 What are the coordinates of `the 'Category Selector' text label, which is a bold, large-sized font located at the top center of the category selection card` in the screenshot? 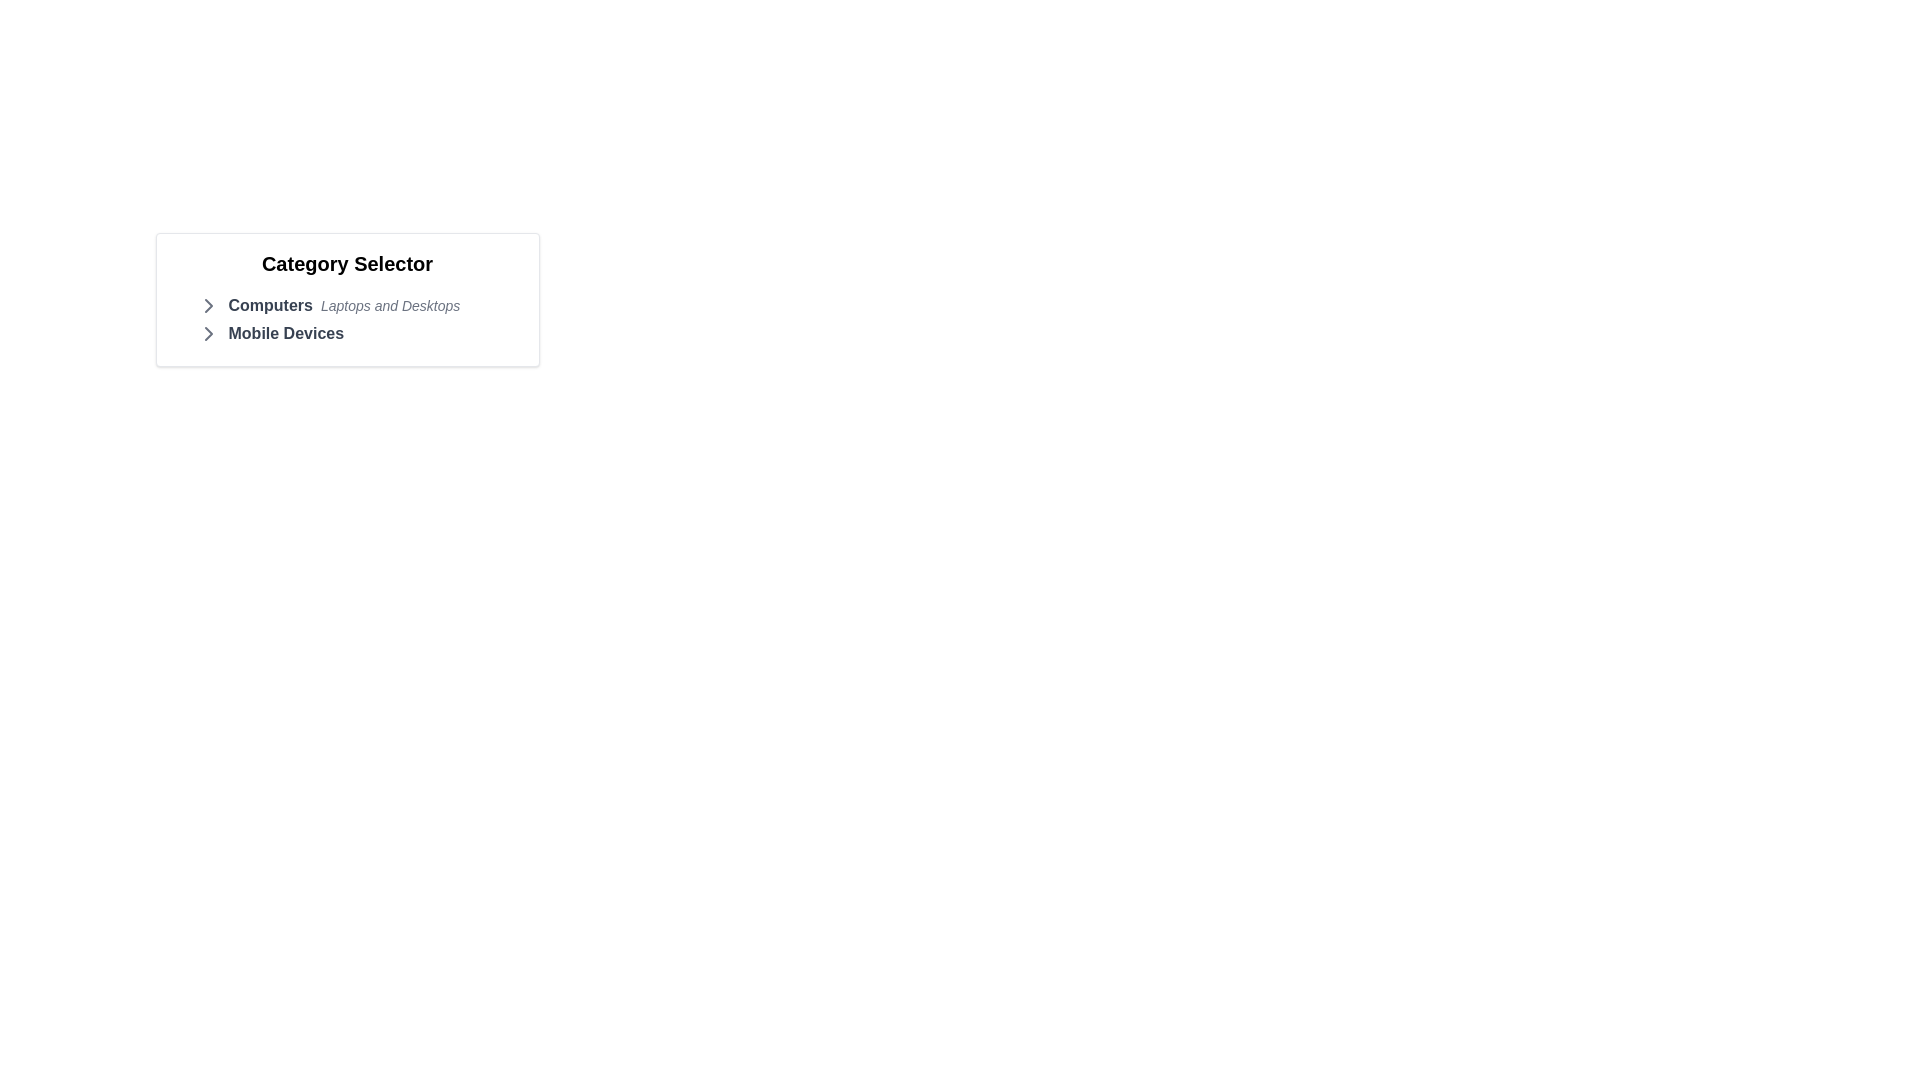 It's located at (347, 262).